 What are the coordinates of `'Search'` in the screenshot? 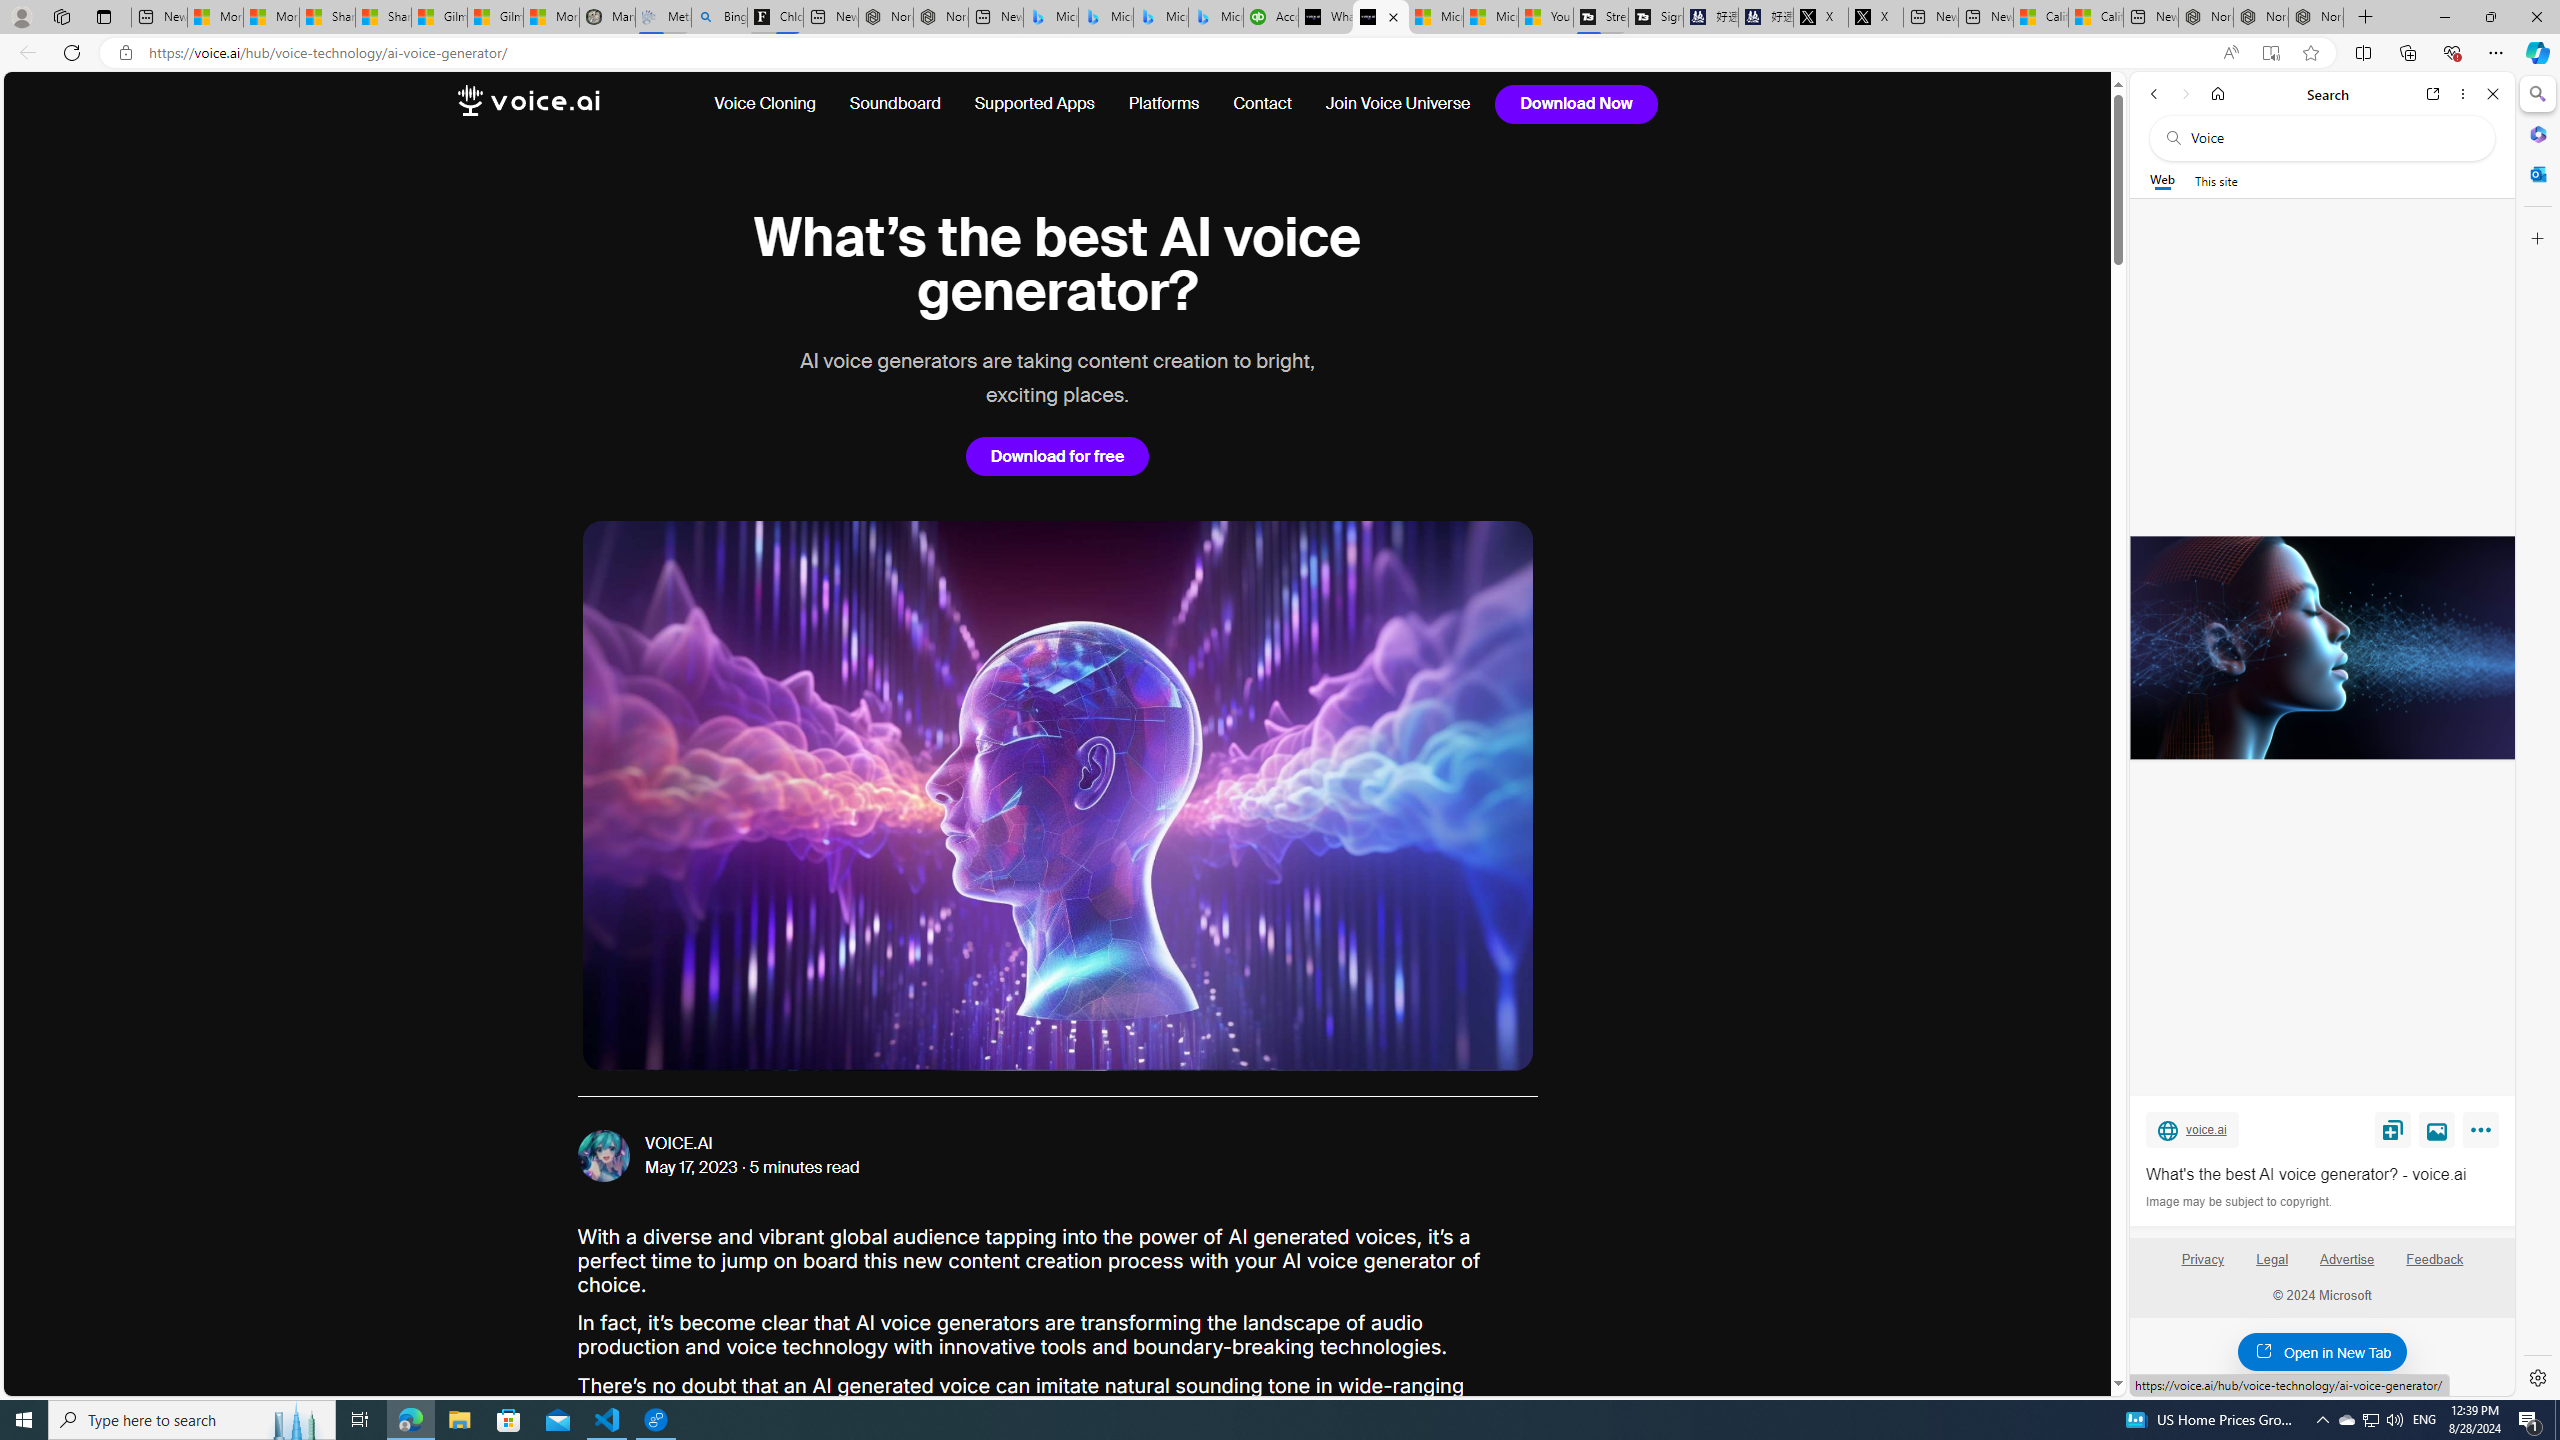 It's located at (2535, 93).